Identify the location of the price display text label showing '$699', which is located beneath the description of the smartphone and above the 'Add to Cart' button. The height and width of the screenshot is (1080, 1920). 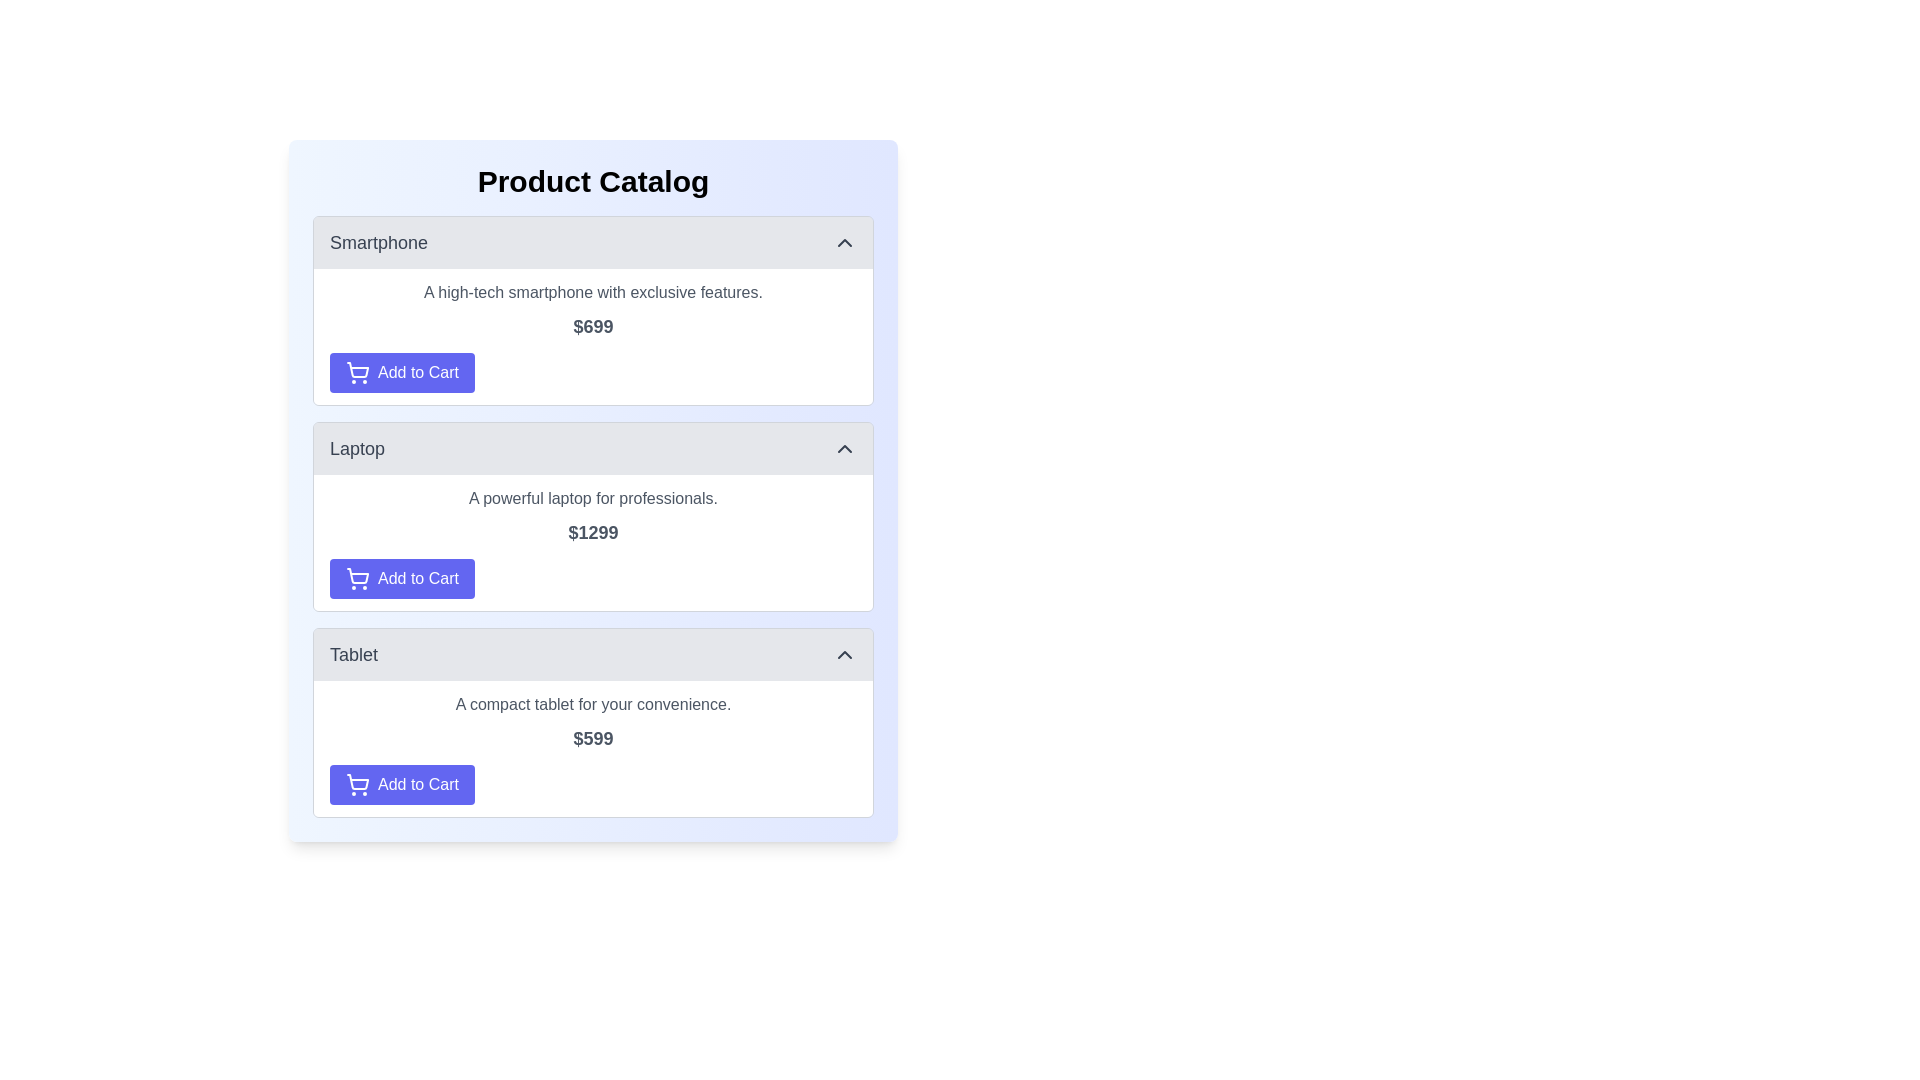
(592, 326).